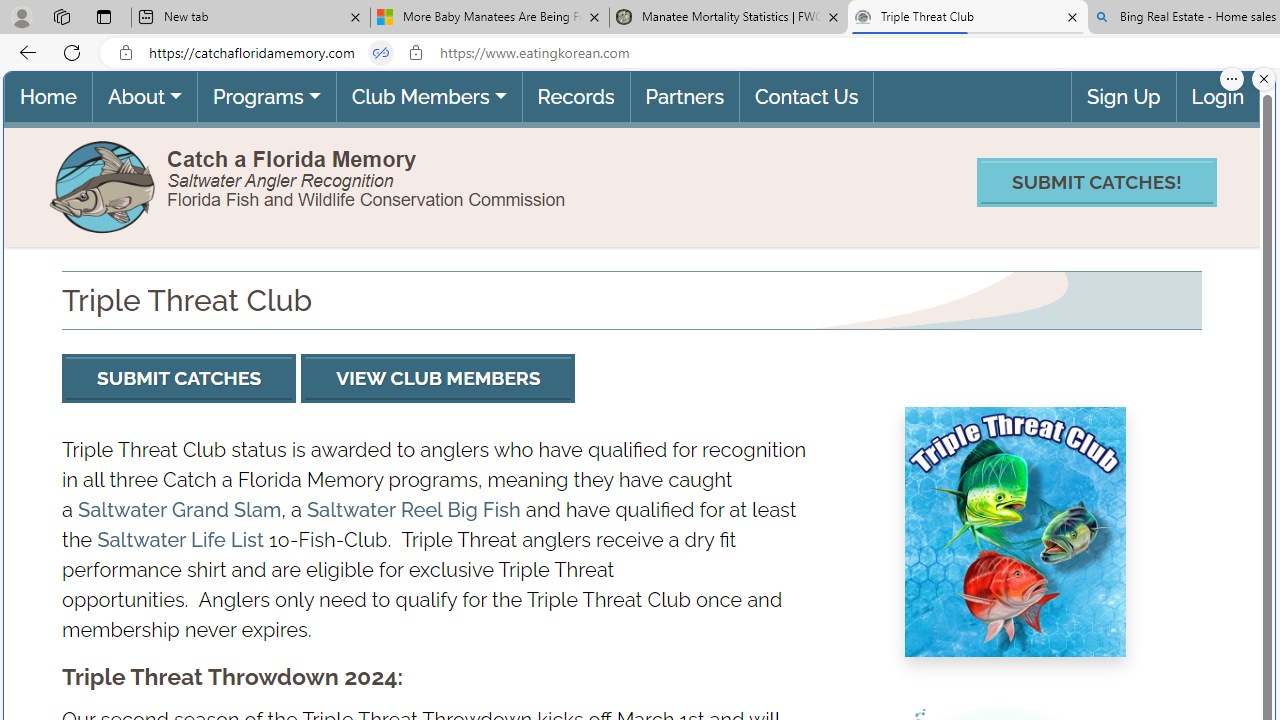  What do you see at coordinates (574, 96) in the screenshot?
I see `'Records'` at bounding box center [574, 96].